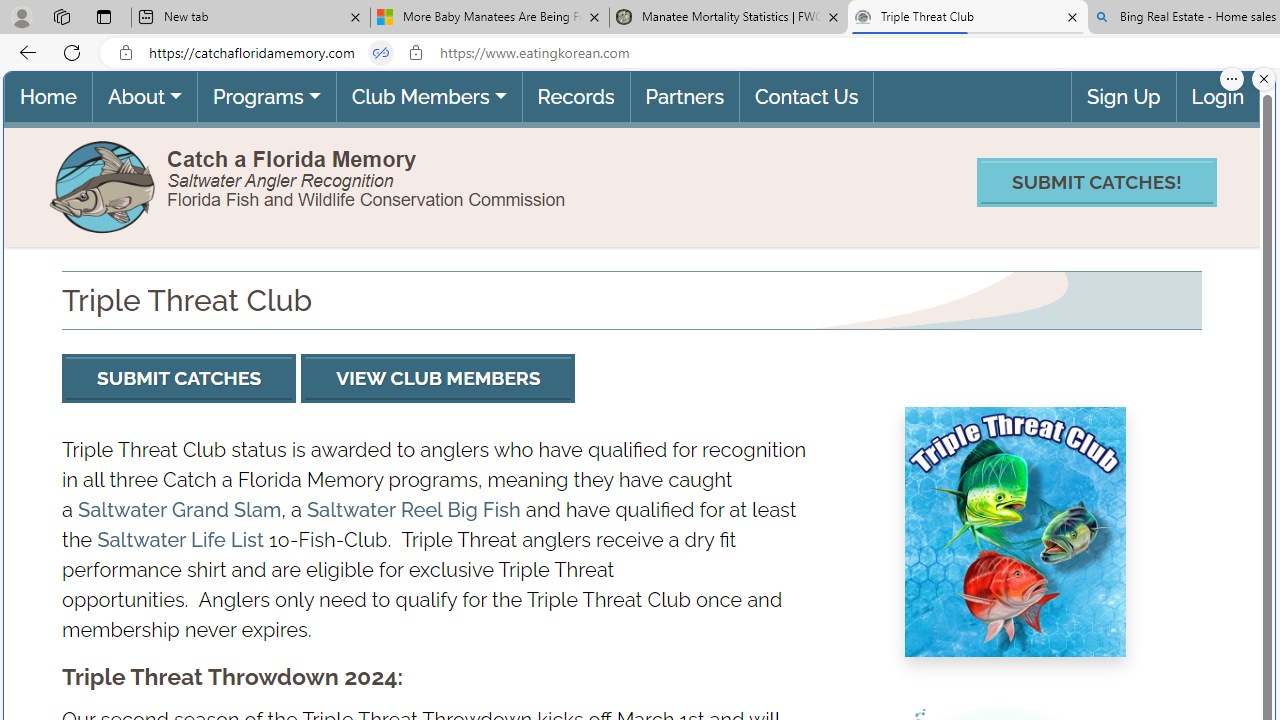  What do you see at coordinates (574, 96) in the screenshot?
I see `'Records'` at bounding box center [574, 96].